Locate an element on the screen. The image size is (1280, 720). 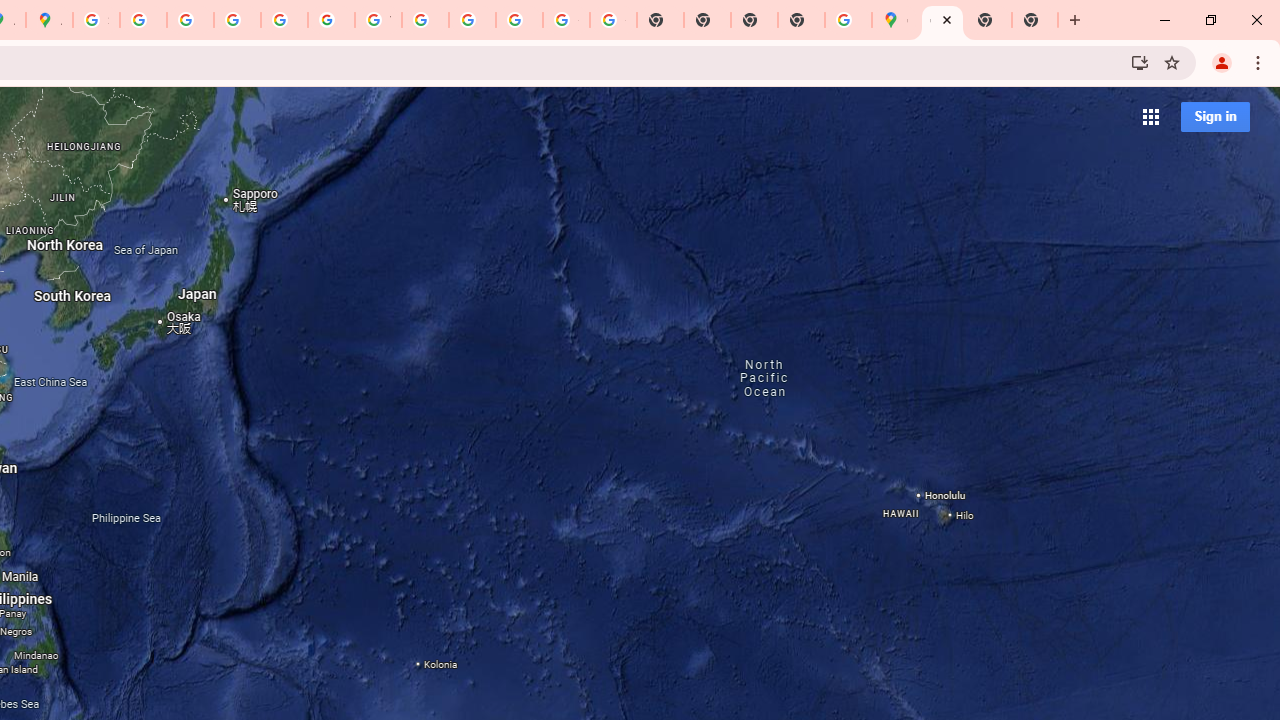
'Google Maps' is located at coordinates (941, 20).